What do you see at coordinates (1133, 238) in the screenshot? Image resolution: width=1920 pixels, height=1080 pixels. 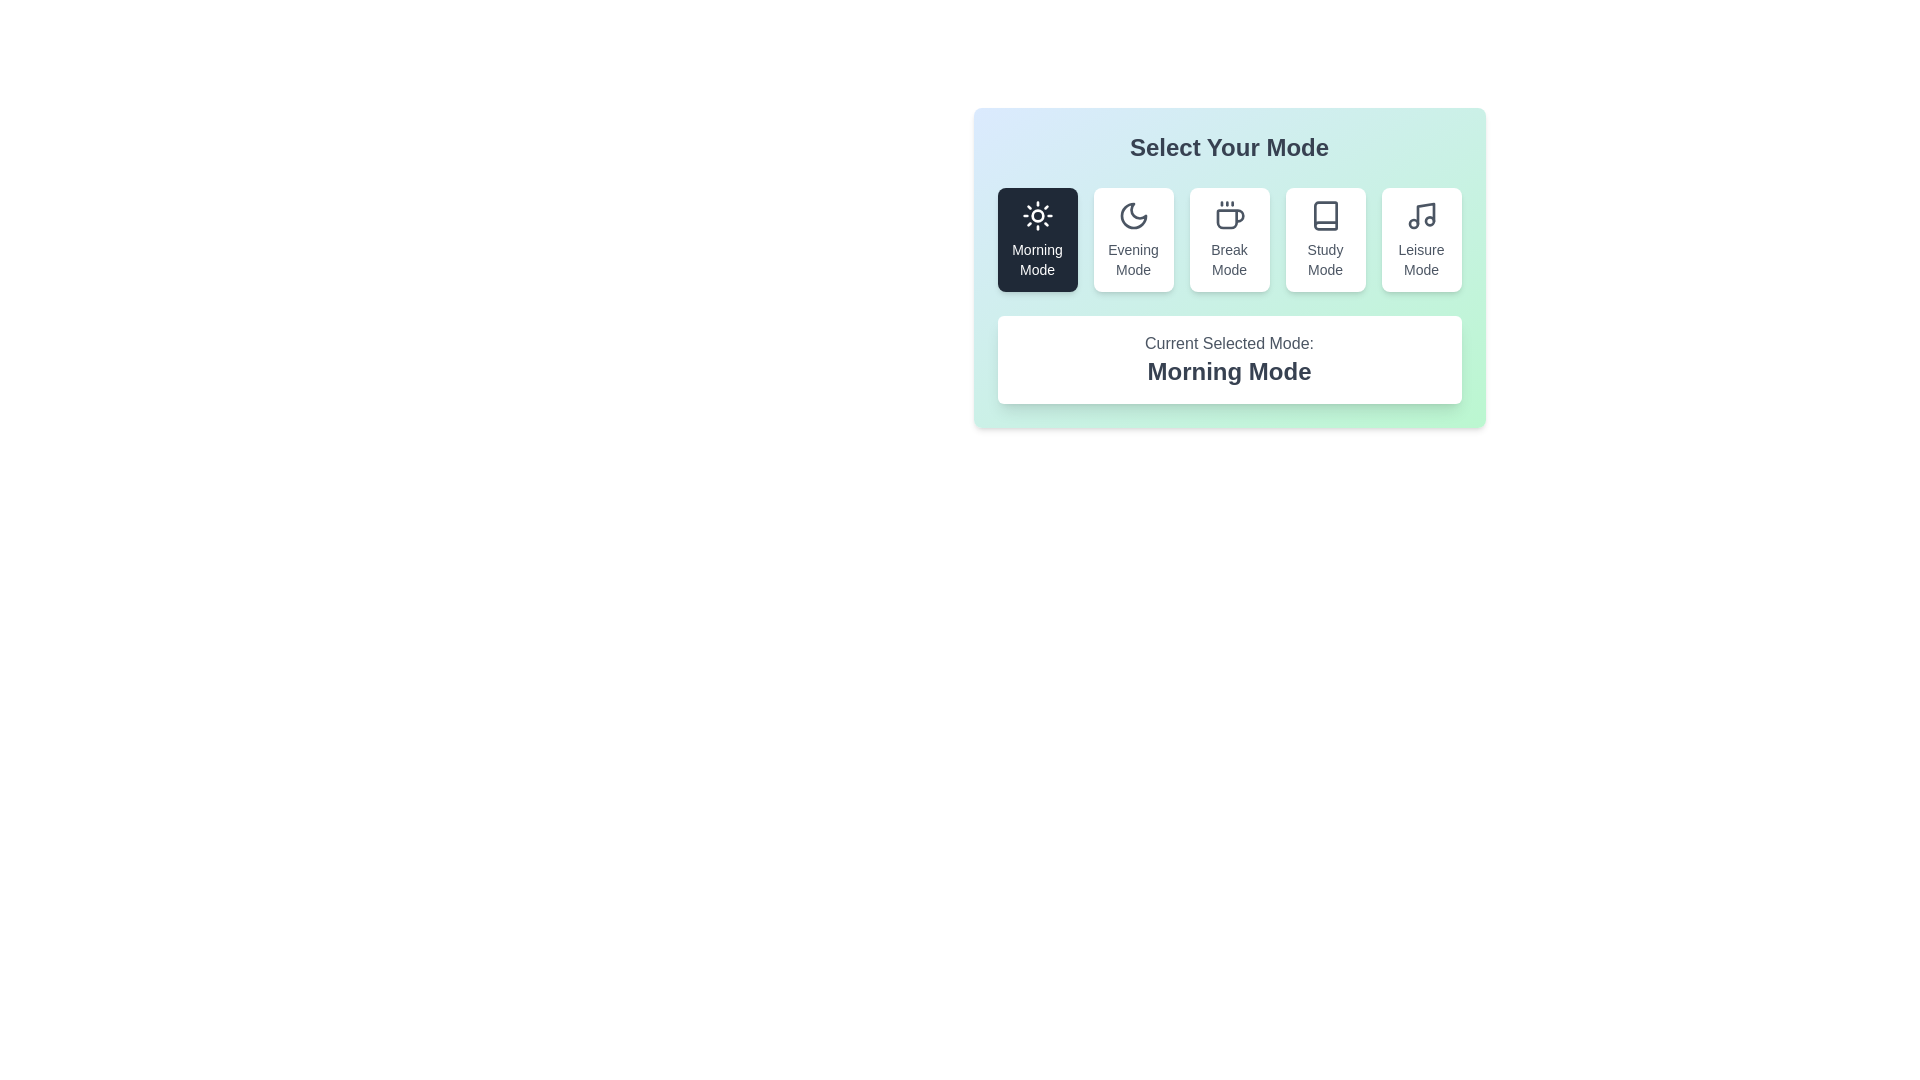 I see `the mode button labeled Evening Mode` at bounding box center [1133, 238].